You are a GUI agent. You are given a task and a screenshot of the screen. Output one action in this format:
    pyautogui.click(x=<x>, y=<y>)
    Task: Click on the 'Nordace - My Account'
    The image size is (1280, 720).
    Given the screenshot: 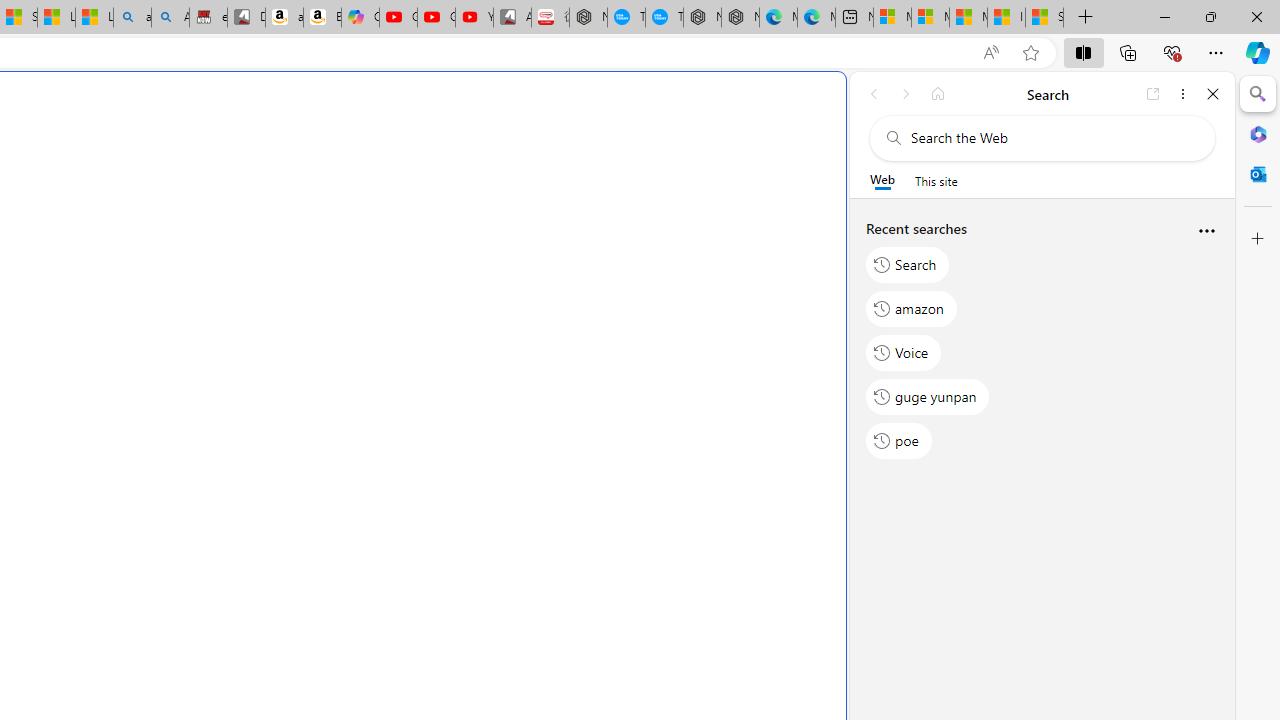 What is the action you would take?
    pyautogui.click(x=587, y=17)
    